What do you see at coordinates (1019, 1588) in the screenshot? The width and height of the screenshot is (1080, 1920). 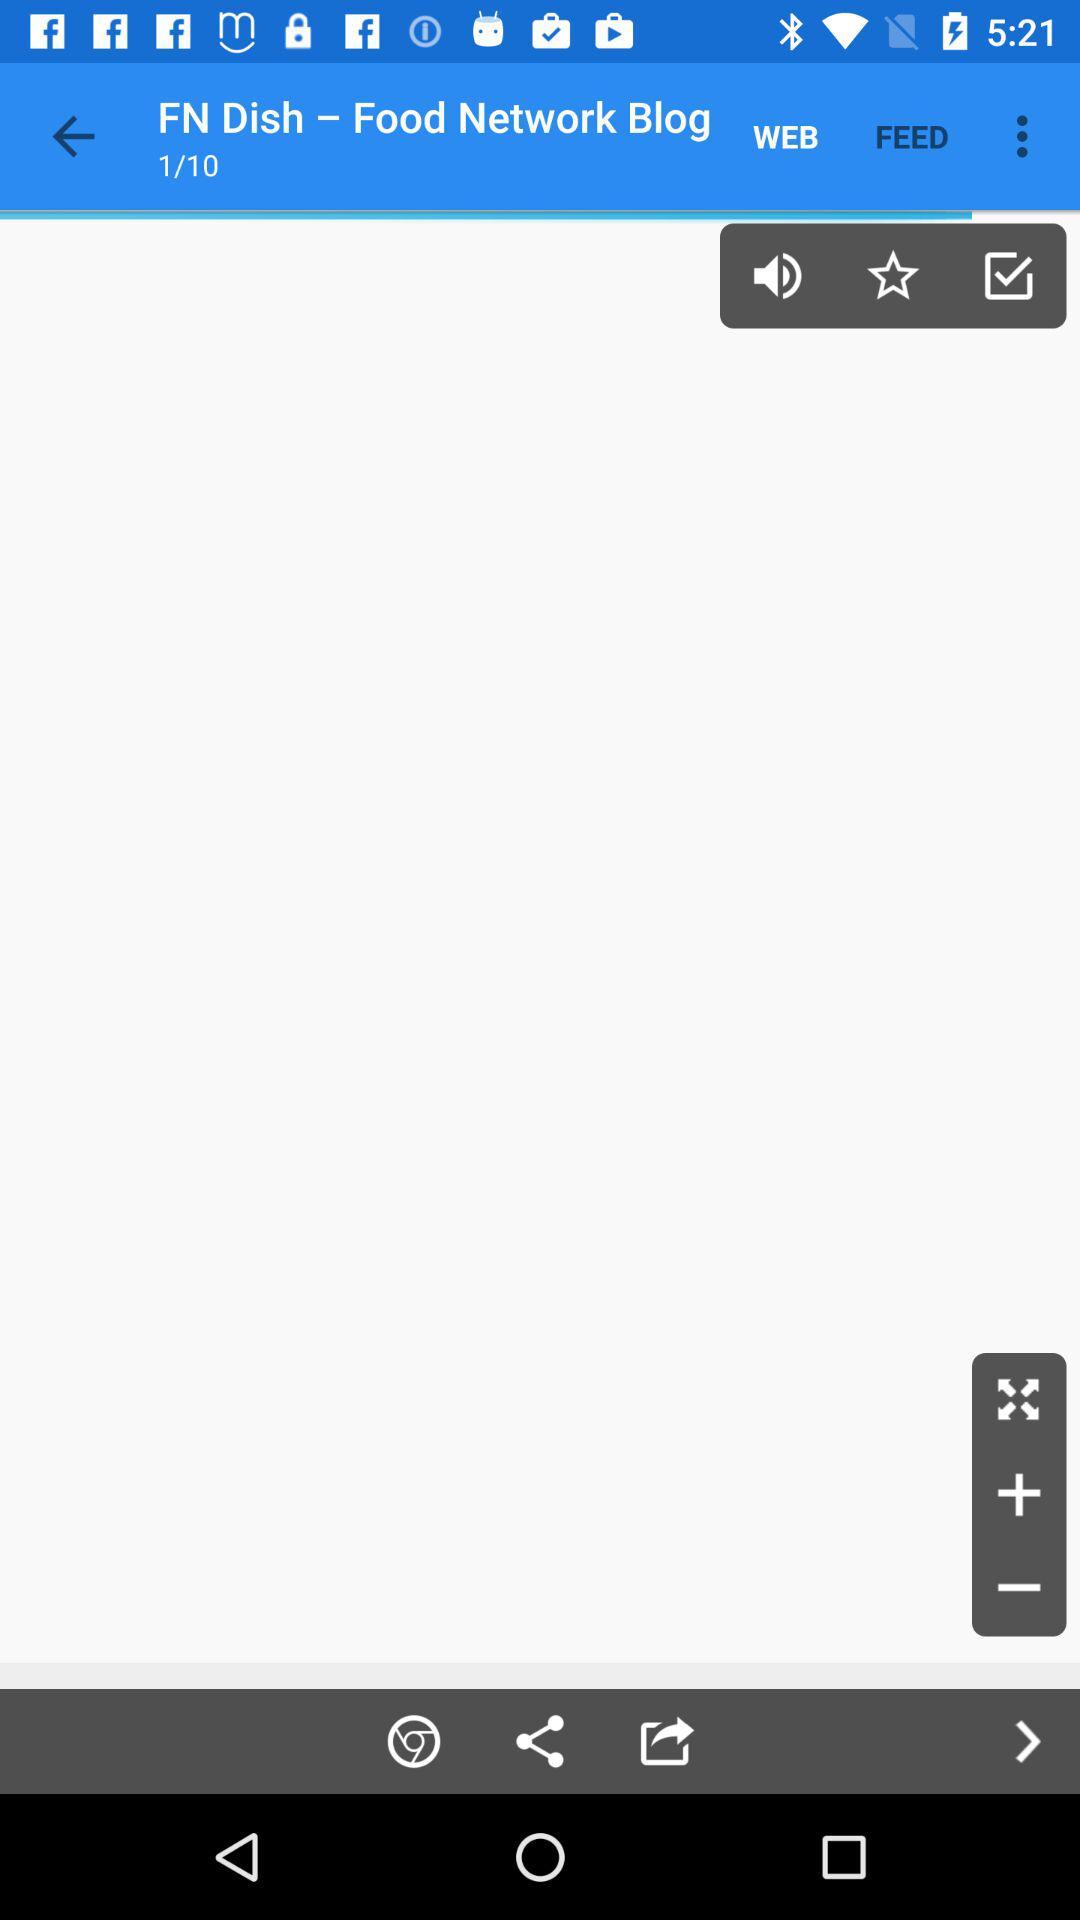 I see `zoom out` at bounding box center [1019, 1588].